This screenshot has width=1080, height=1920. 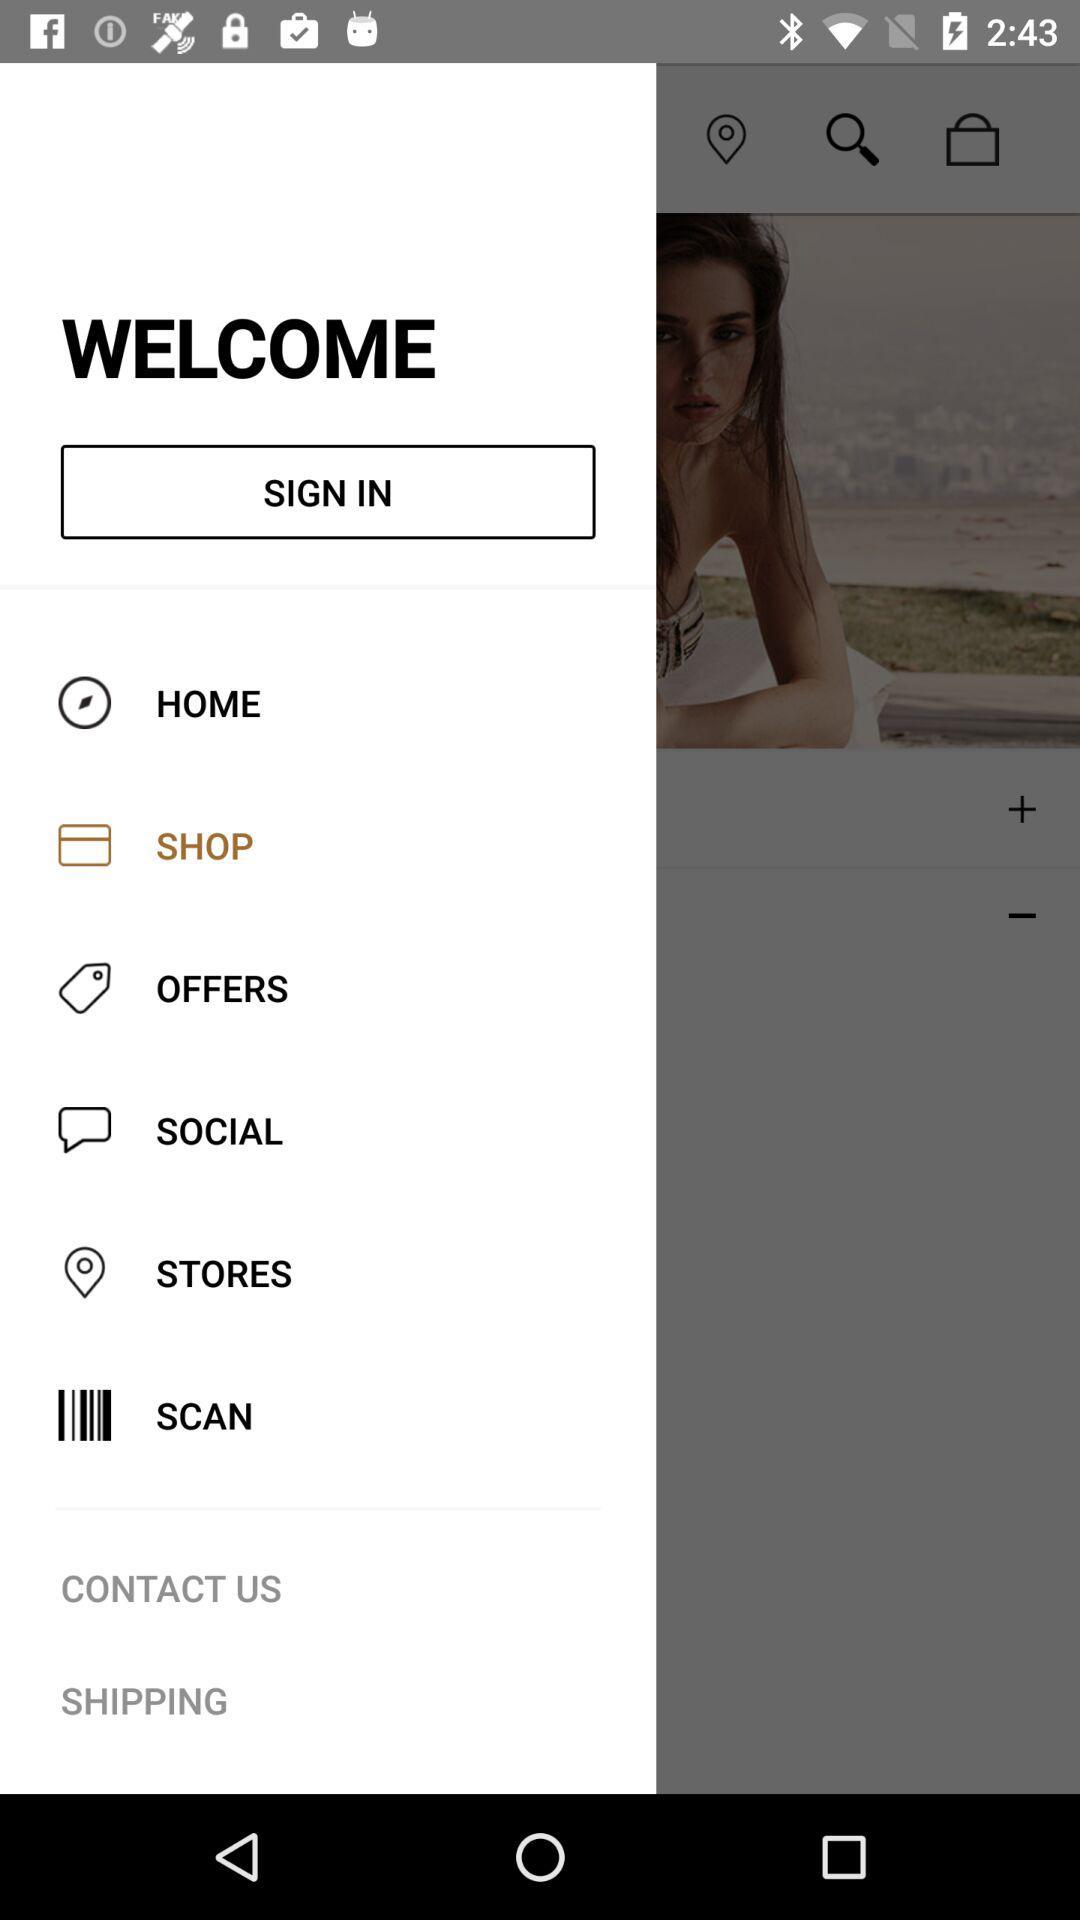 What do you see at coordinates (83, 988) in the screenshot?
I see `offers icon` at bounding box center [83, 988].